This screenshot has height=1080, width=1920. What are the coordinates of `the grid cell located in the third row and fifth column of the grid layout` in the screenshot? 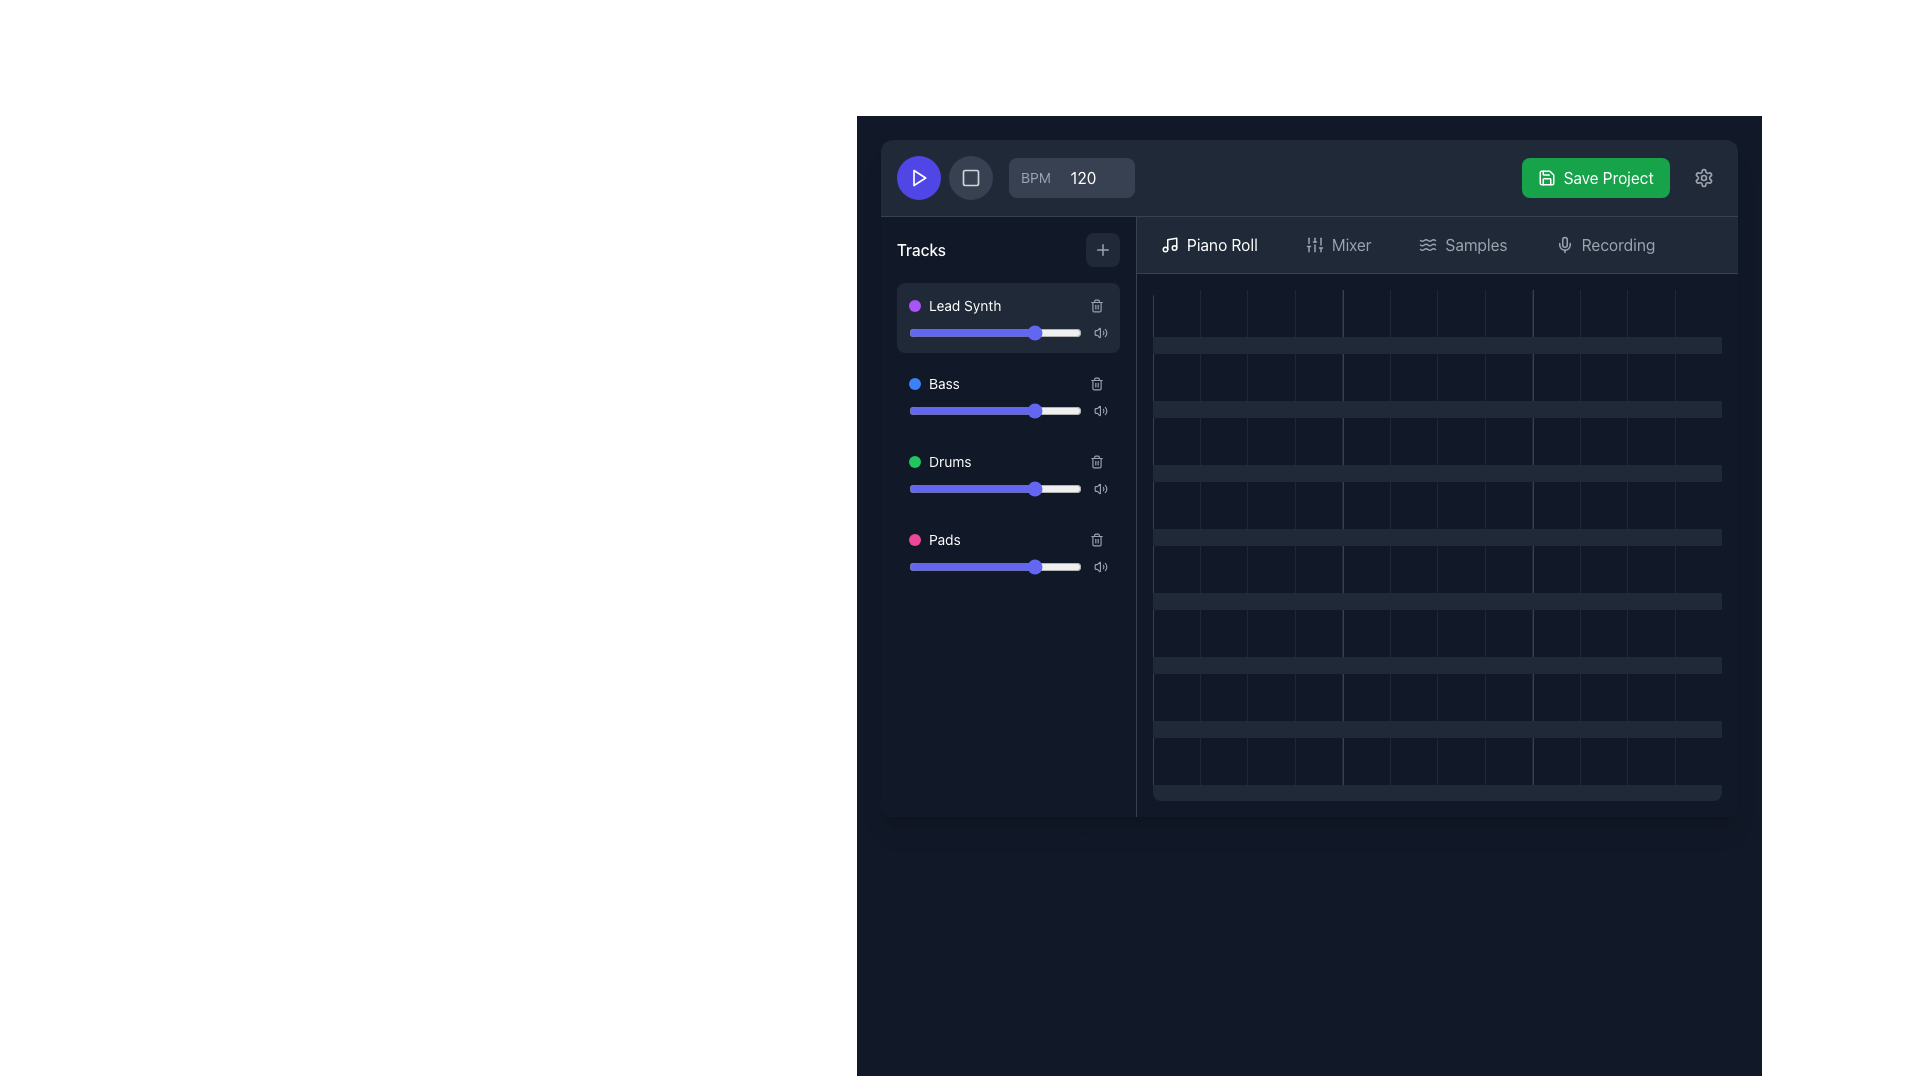 It's located at (1365, 440).